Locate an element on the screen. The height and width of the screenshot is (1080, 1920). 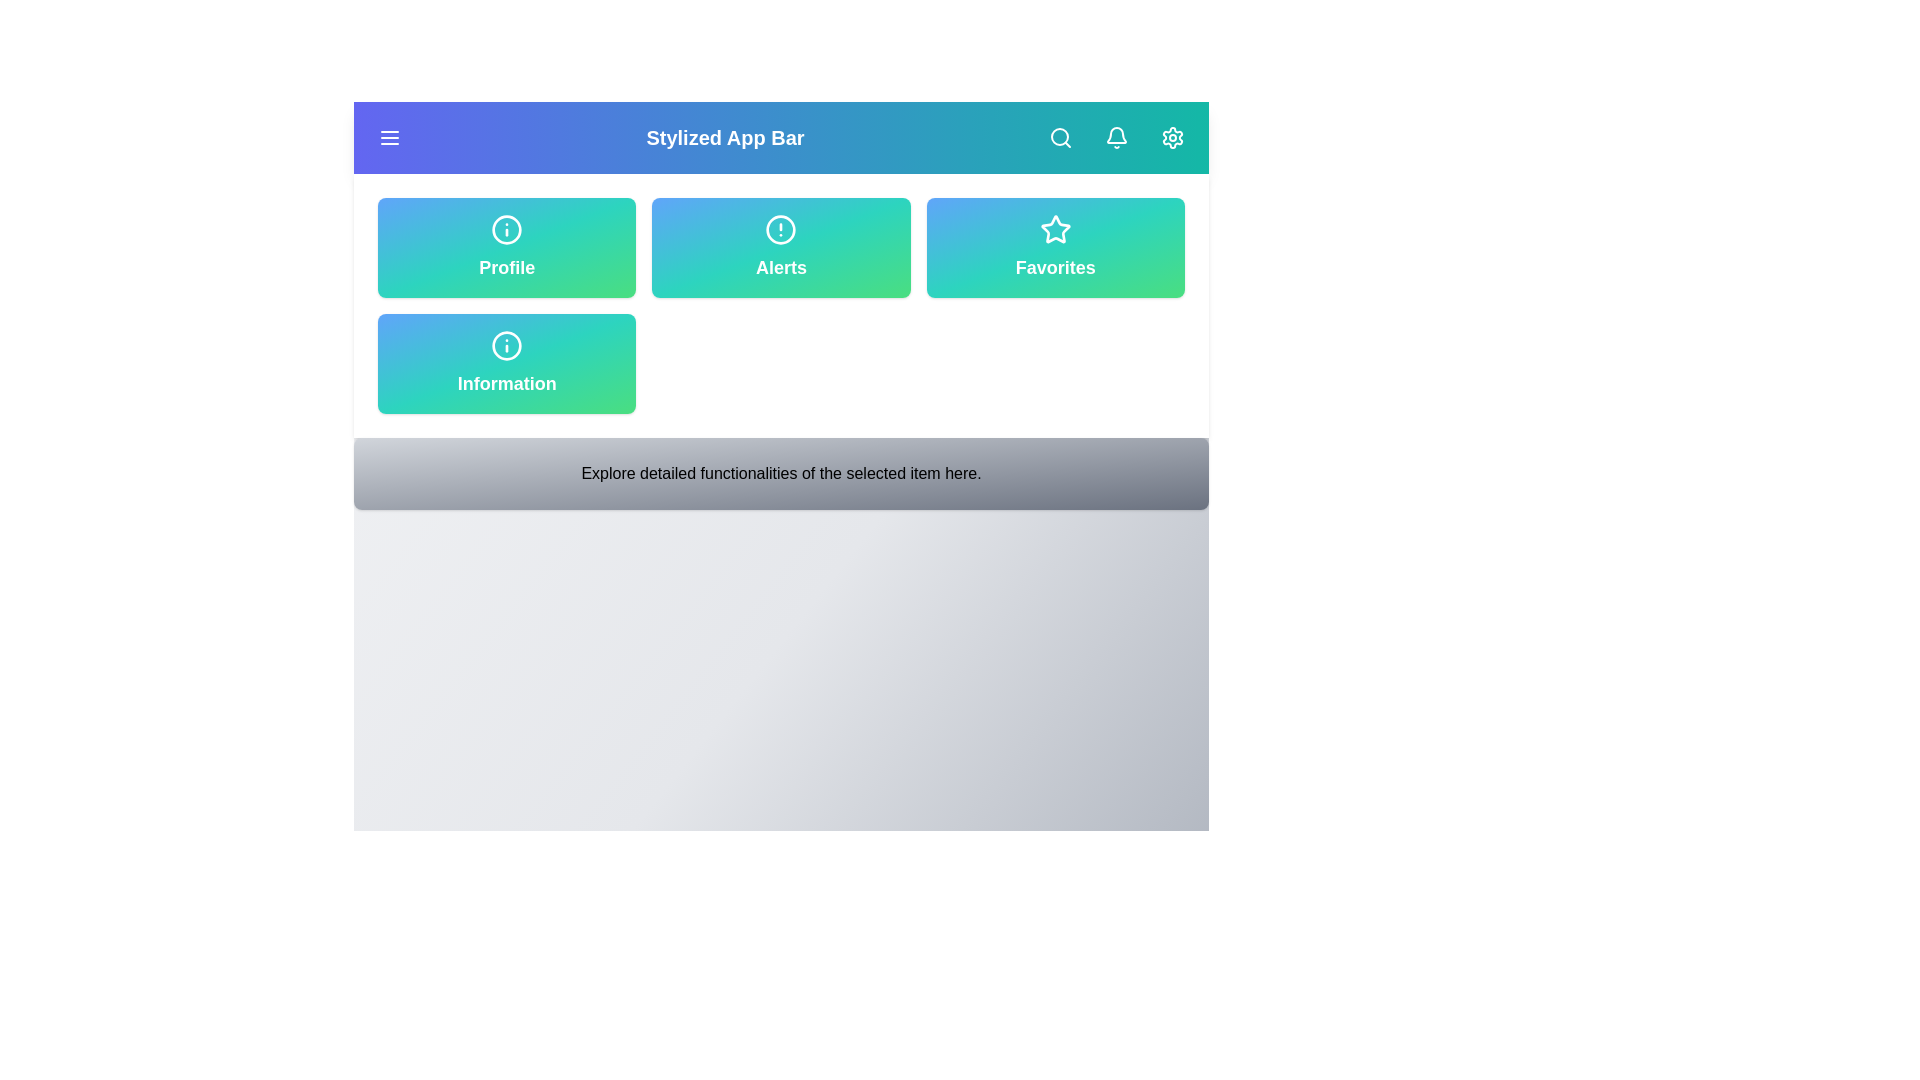
the settings icon in the top right corner of the app bar is located at coordinates (1172, 137).